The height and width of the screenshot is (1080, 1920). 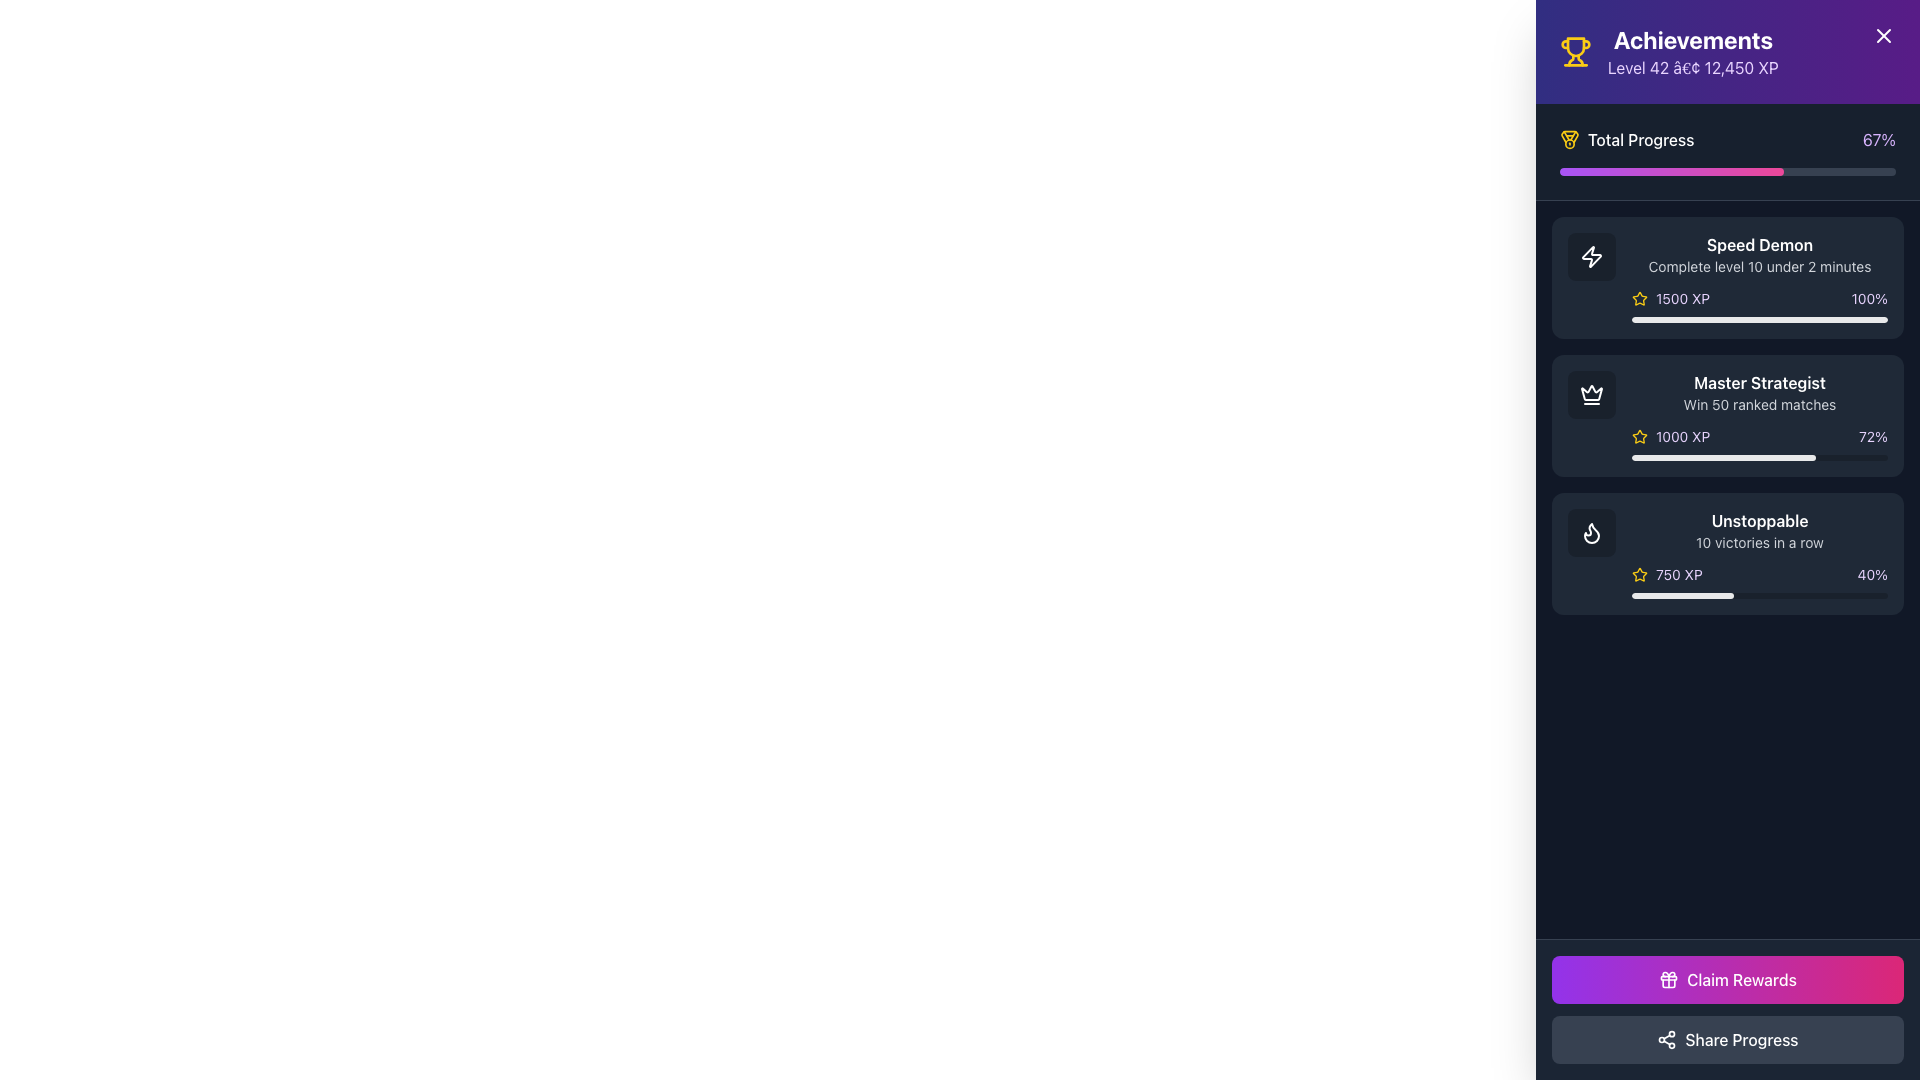 I want to click on the lightning bolt icon in the Achievements panel, which is located left of the 'Speed Demon' text and displayed within a rounded black rectangle, so click(x=1591, y=256).